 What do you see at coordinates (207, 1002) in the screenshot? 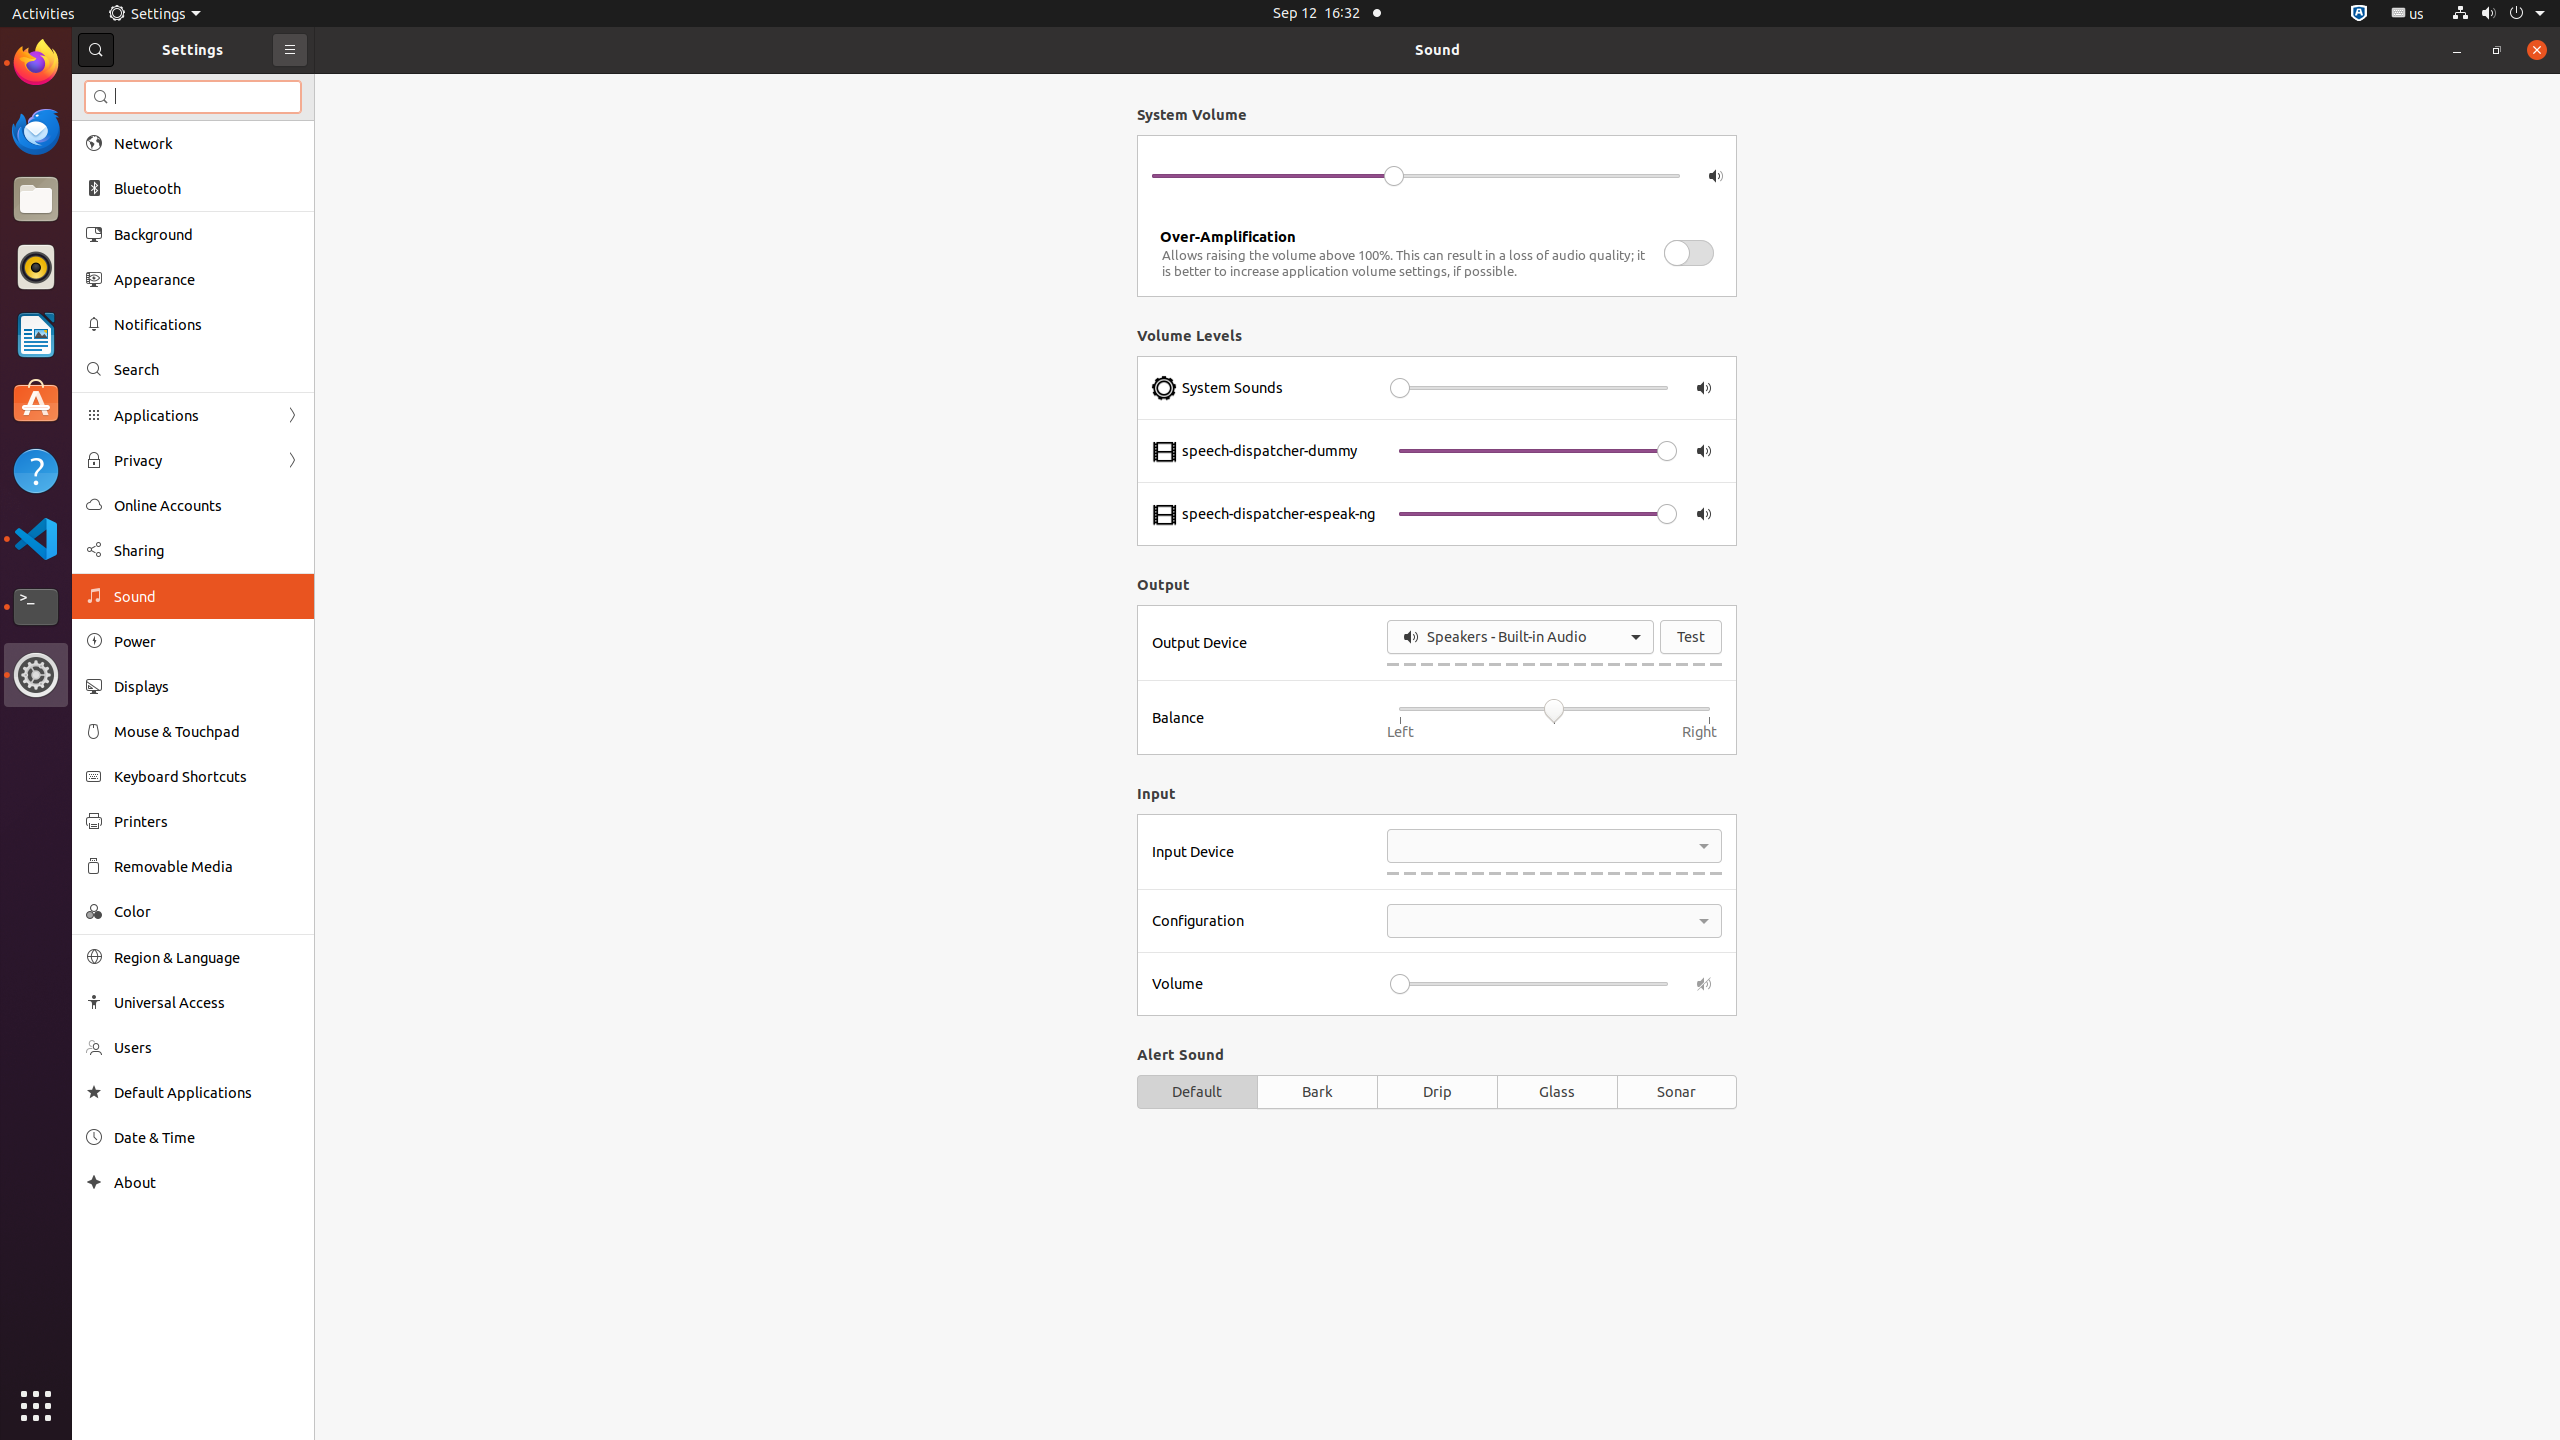
I see `'Universal Access'` at bounding box center [207, 1002].